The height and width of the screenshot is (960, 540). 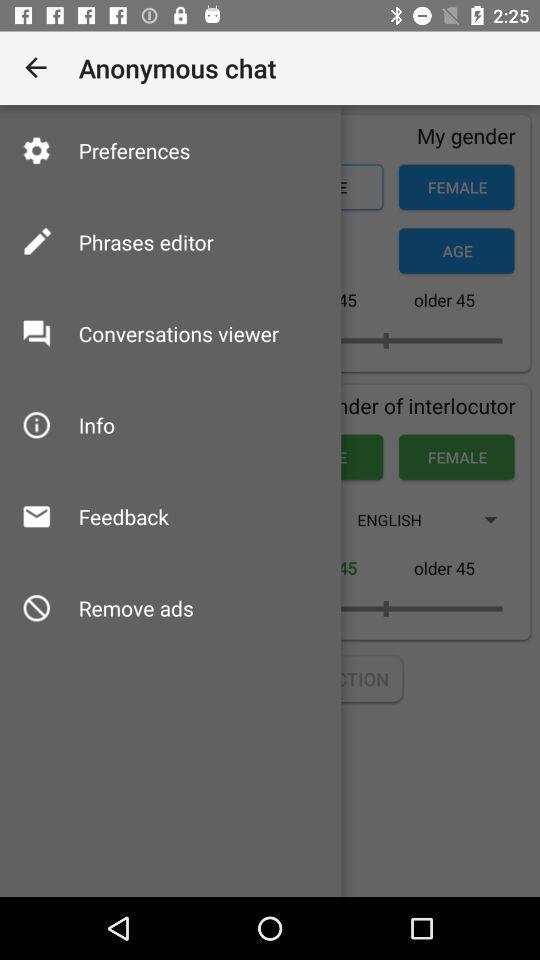 What do you see at coordinates (145, 241) in the screenshot?
I see `icon to the left of the age item` at bounding box center [145, 241].